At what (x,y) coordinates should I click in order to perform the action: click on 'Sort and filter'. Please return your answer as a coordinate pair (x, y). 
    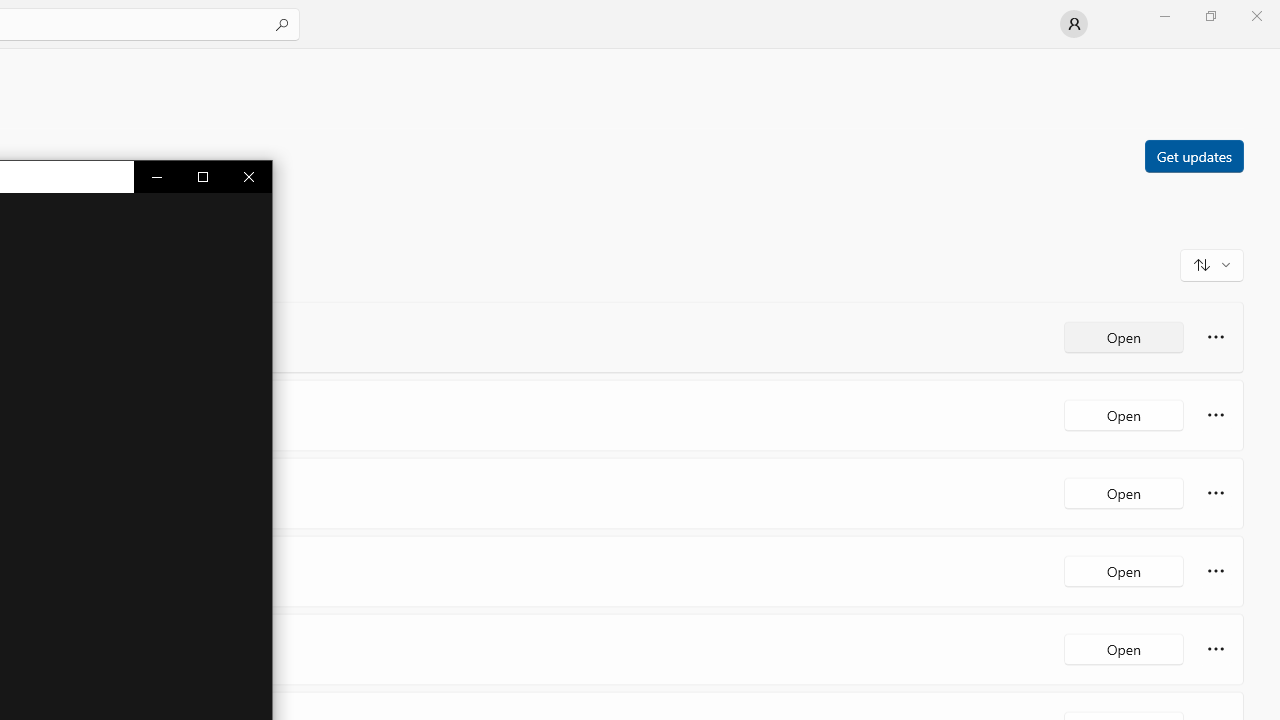
    Looking at the image, I should click on (1211, 263).